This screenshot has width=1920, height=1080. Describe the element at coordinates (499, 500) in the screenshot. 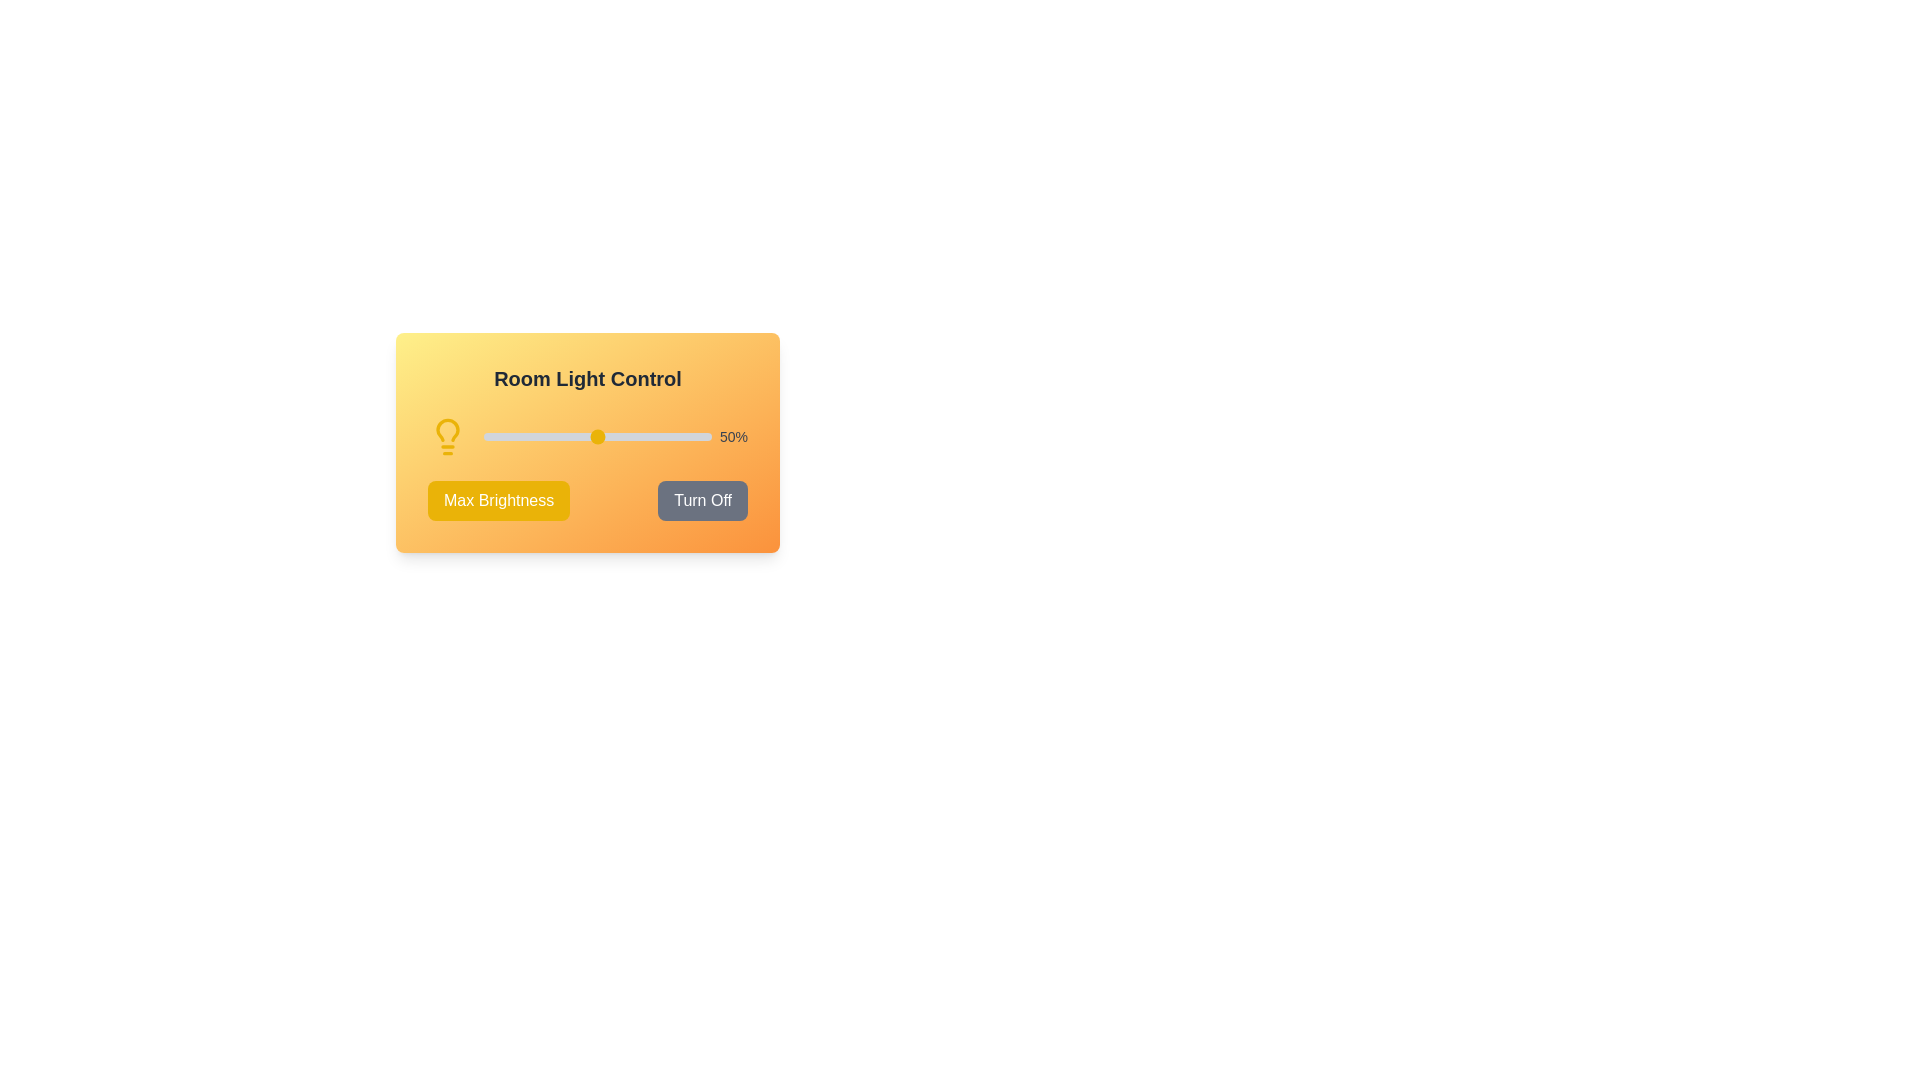

I see `'Max Brightness' button to set the brightness to 100%` at that location.